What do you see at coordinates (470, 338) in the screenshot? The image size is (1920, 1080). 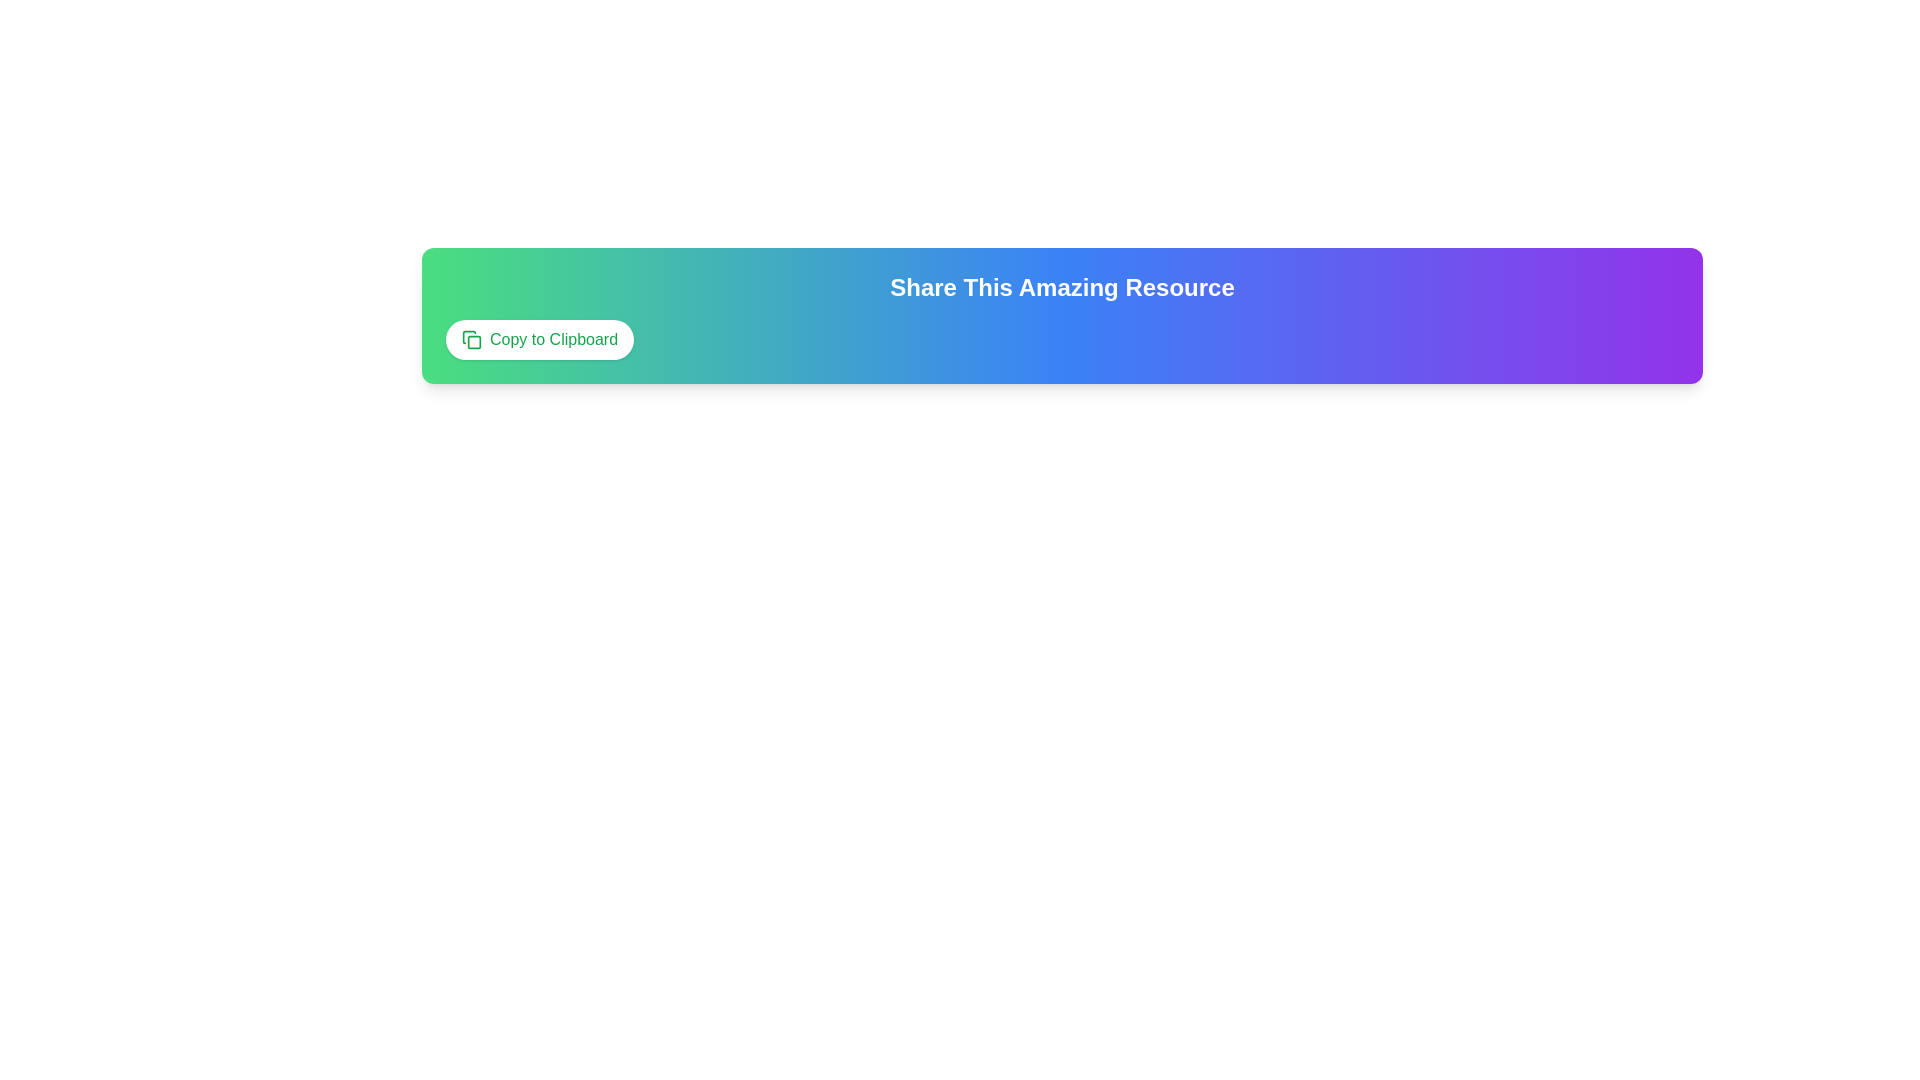 I see `the copy action icon located within the 'Copy to Clipboard' button to trigger a visual cue` at bounding box center [470, 338].